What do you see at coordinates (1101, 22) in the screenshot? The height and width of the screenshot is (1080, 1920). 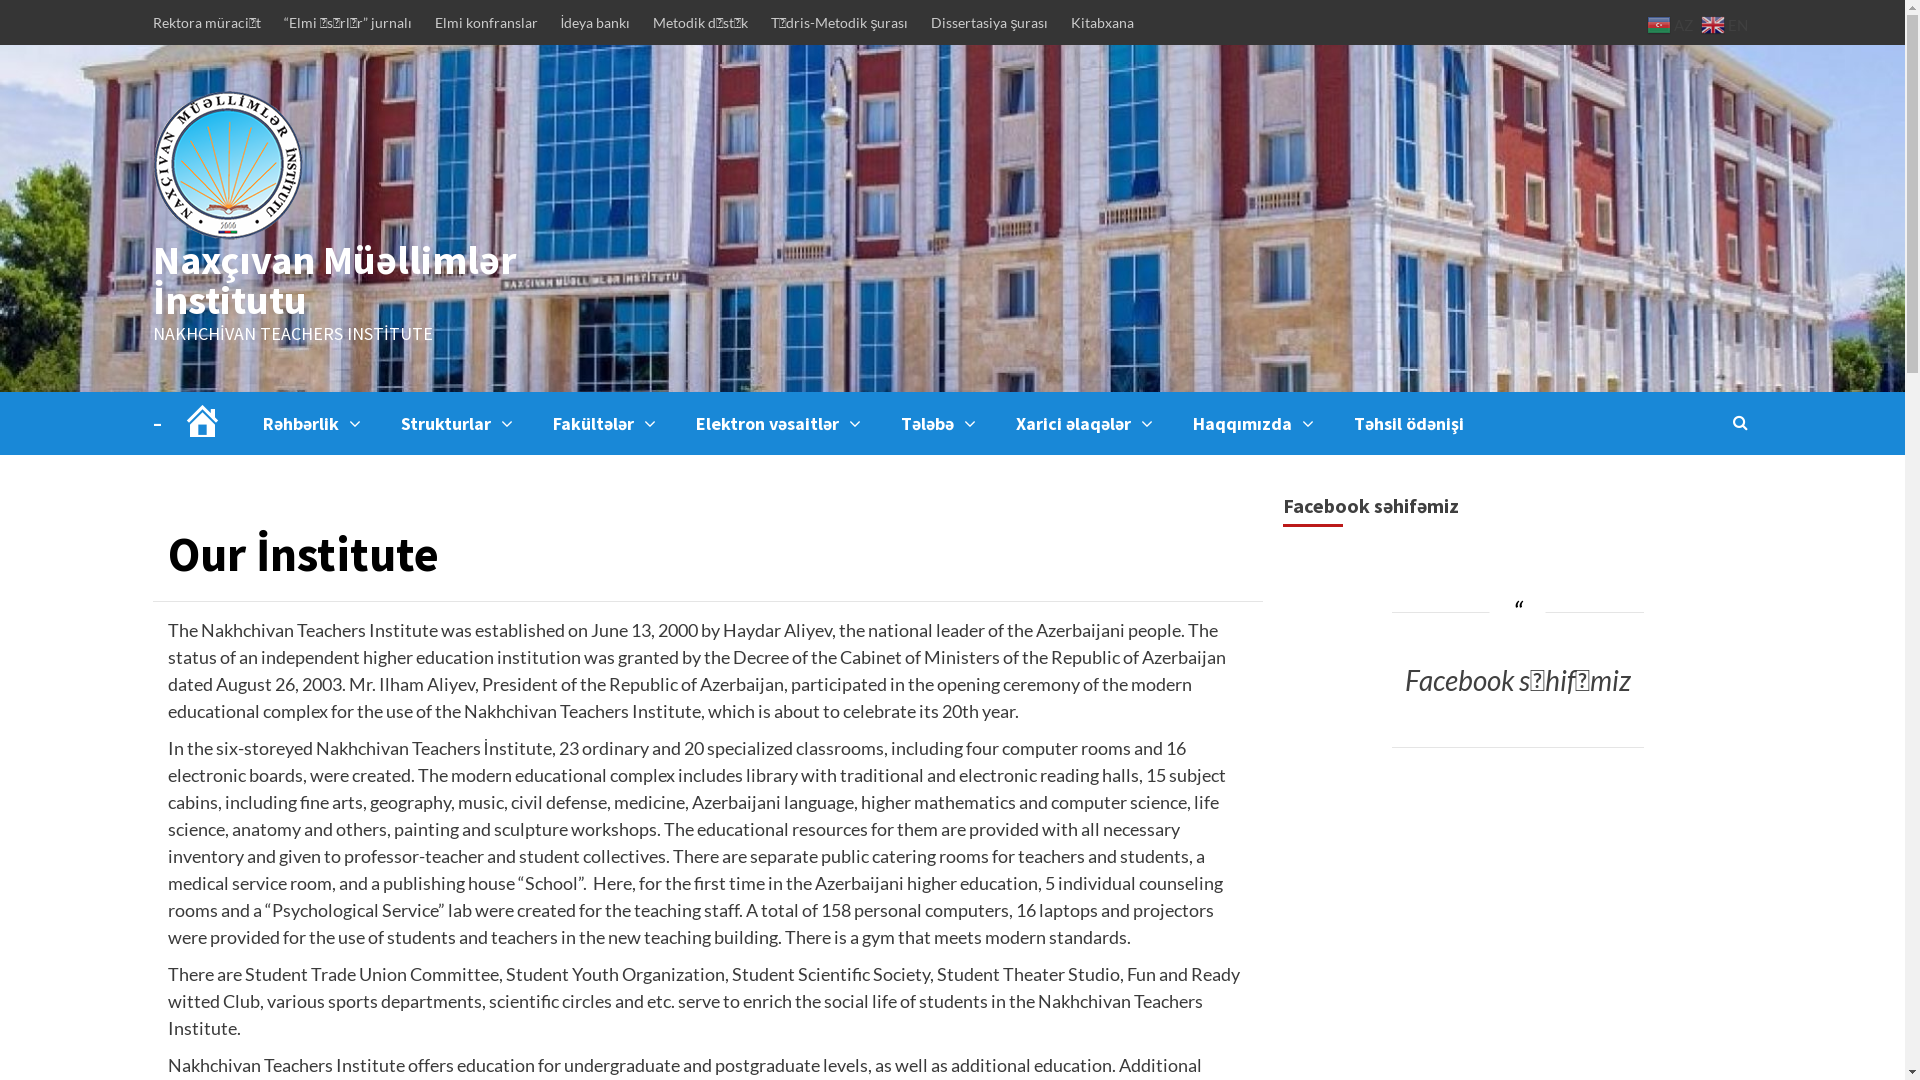 I see `'Kitabxana'` at bounding box center [1101, 22].